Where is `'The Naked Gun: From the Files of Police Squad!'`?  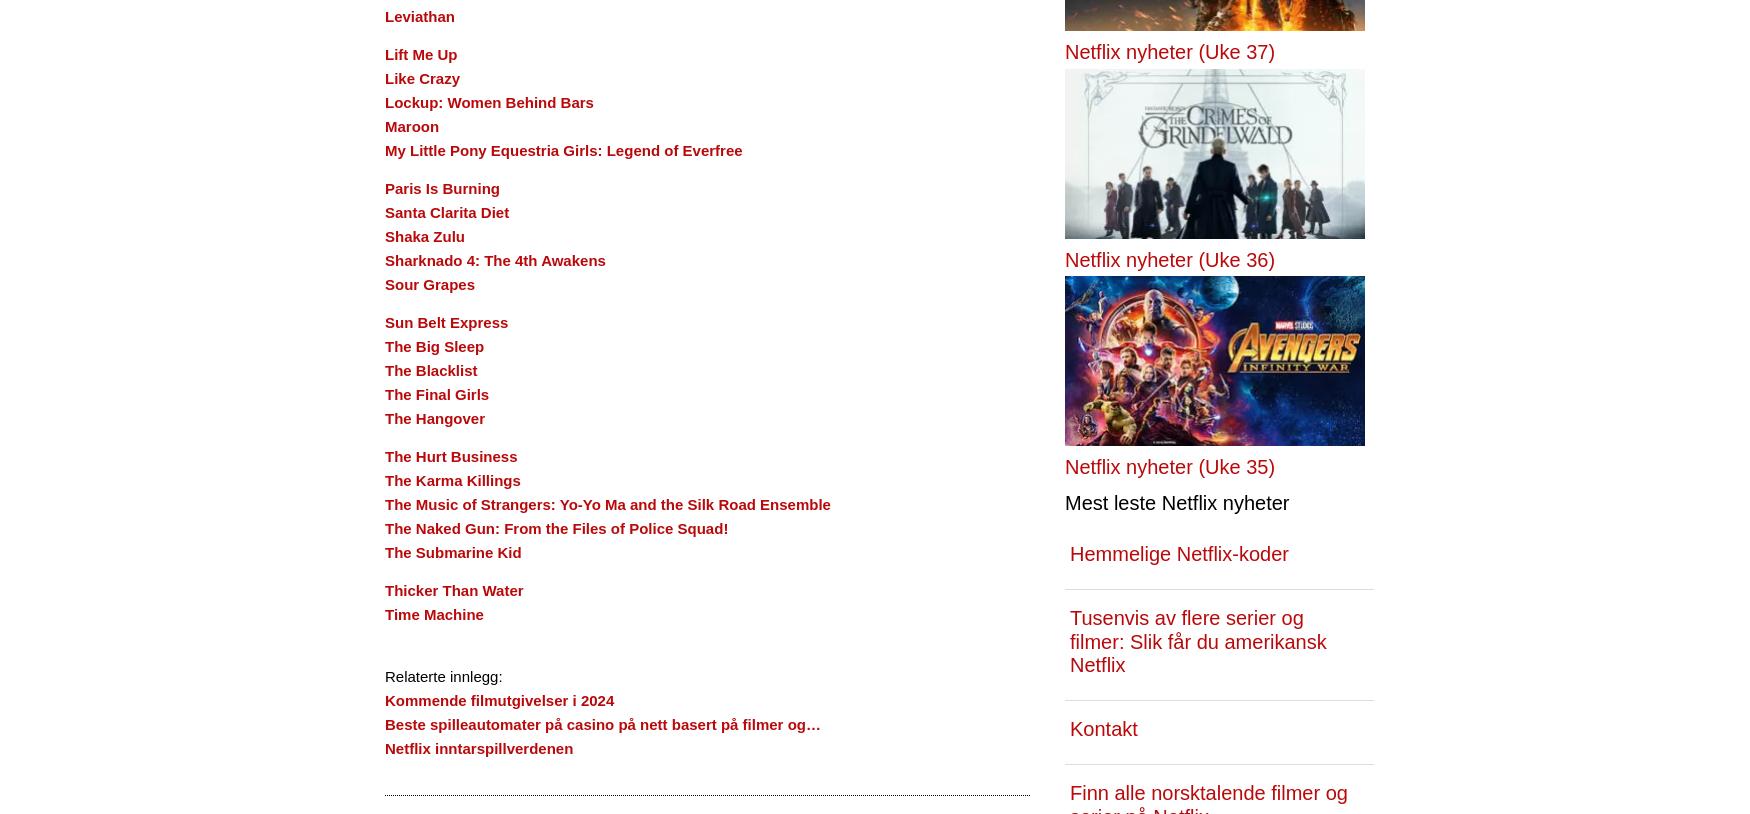
'The Naked Gun: From the Files of Police Squad!' is located at coordinates (555, 527).